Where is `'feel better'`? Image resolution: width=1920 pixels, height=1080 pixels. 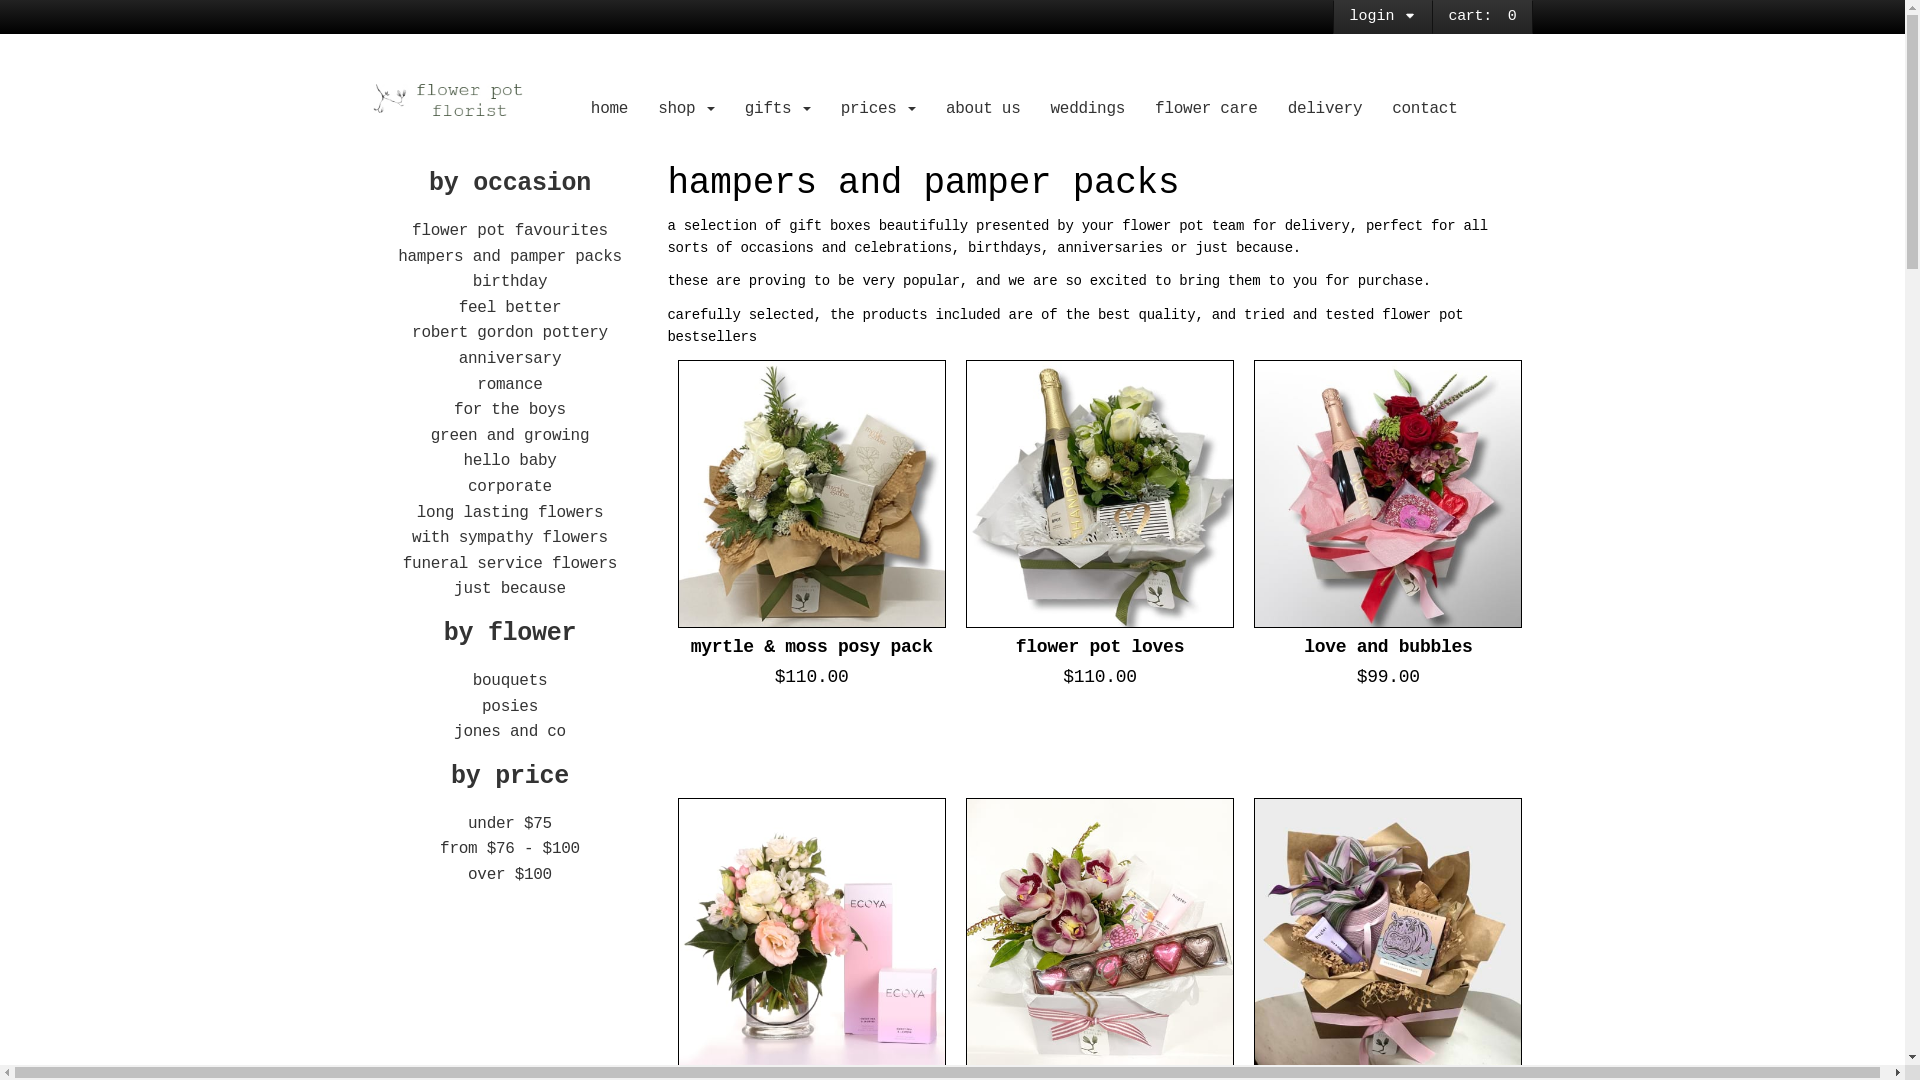
'feel better' is located at coordinates (458, 308).